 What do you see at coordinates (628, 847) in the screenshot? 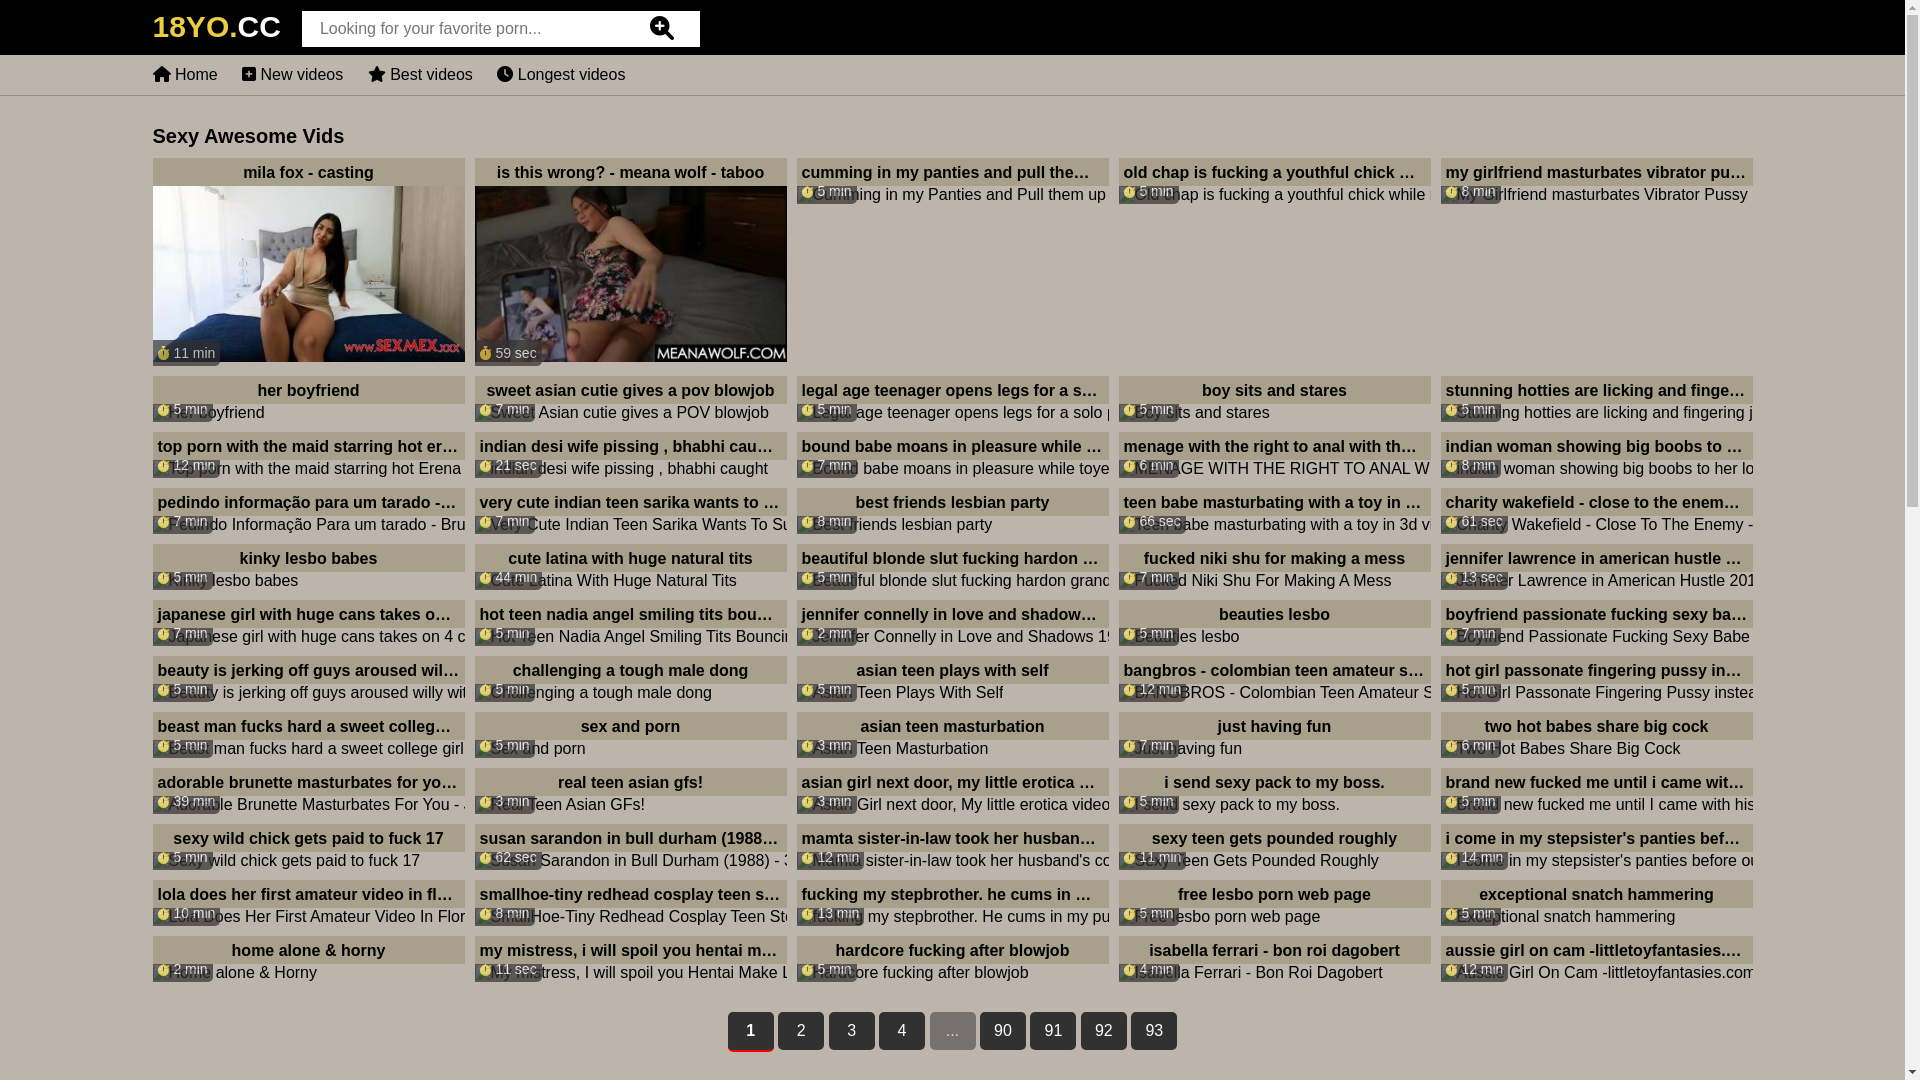
I see `'62 sec` at bounding box center [628, 847].